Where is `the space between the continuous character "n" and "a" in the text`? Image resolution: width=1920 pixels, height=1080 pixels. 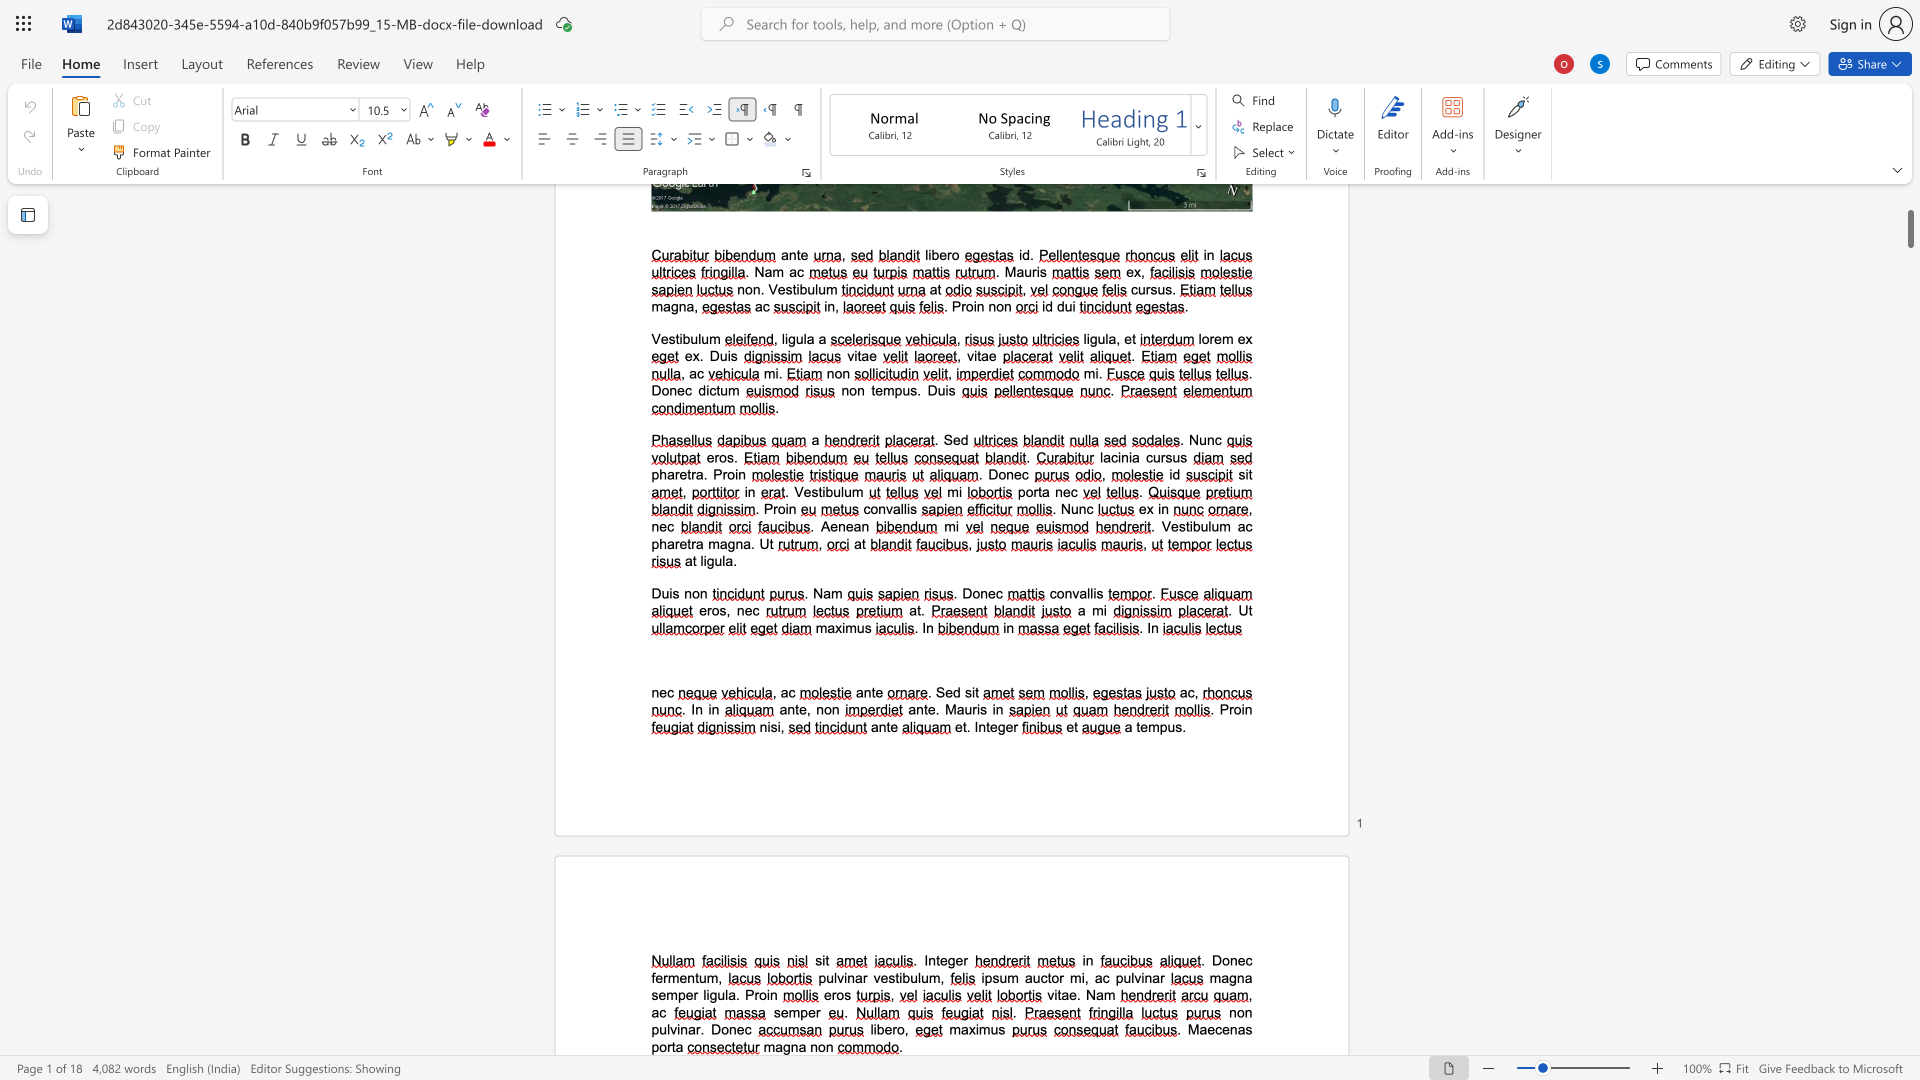
the space between the continuous character "n" and "a" in the text is located at coordinates (797, 1046).